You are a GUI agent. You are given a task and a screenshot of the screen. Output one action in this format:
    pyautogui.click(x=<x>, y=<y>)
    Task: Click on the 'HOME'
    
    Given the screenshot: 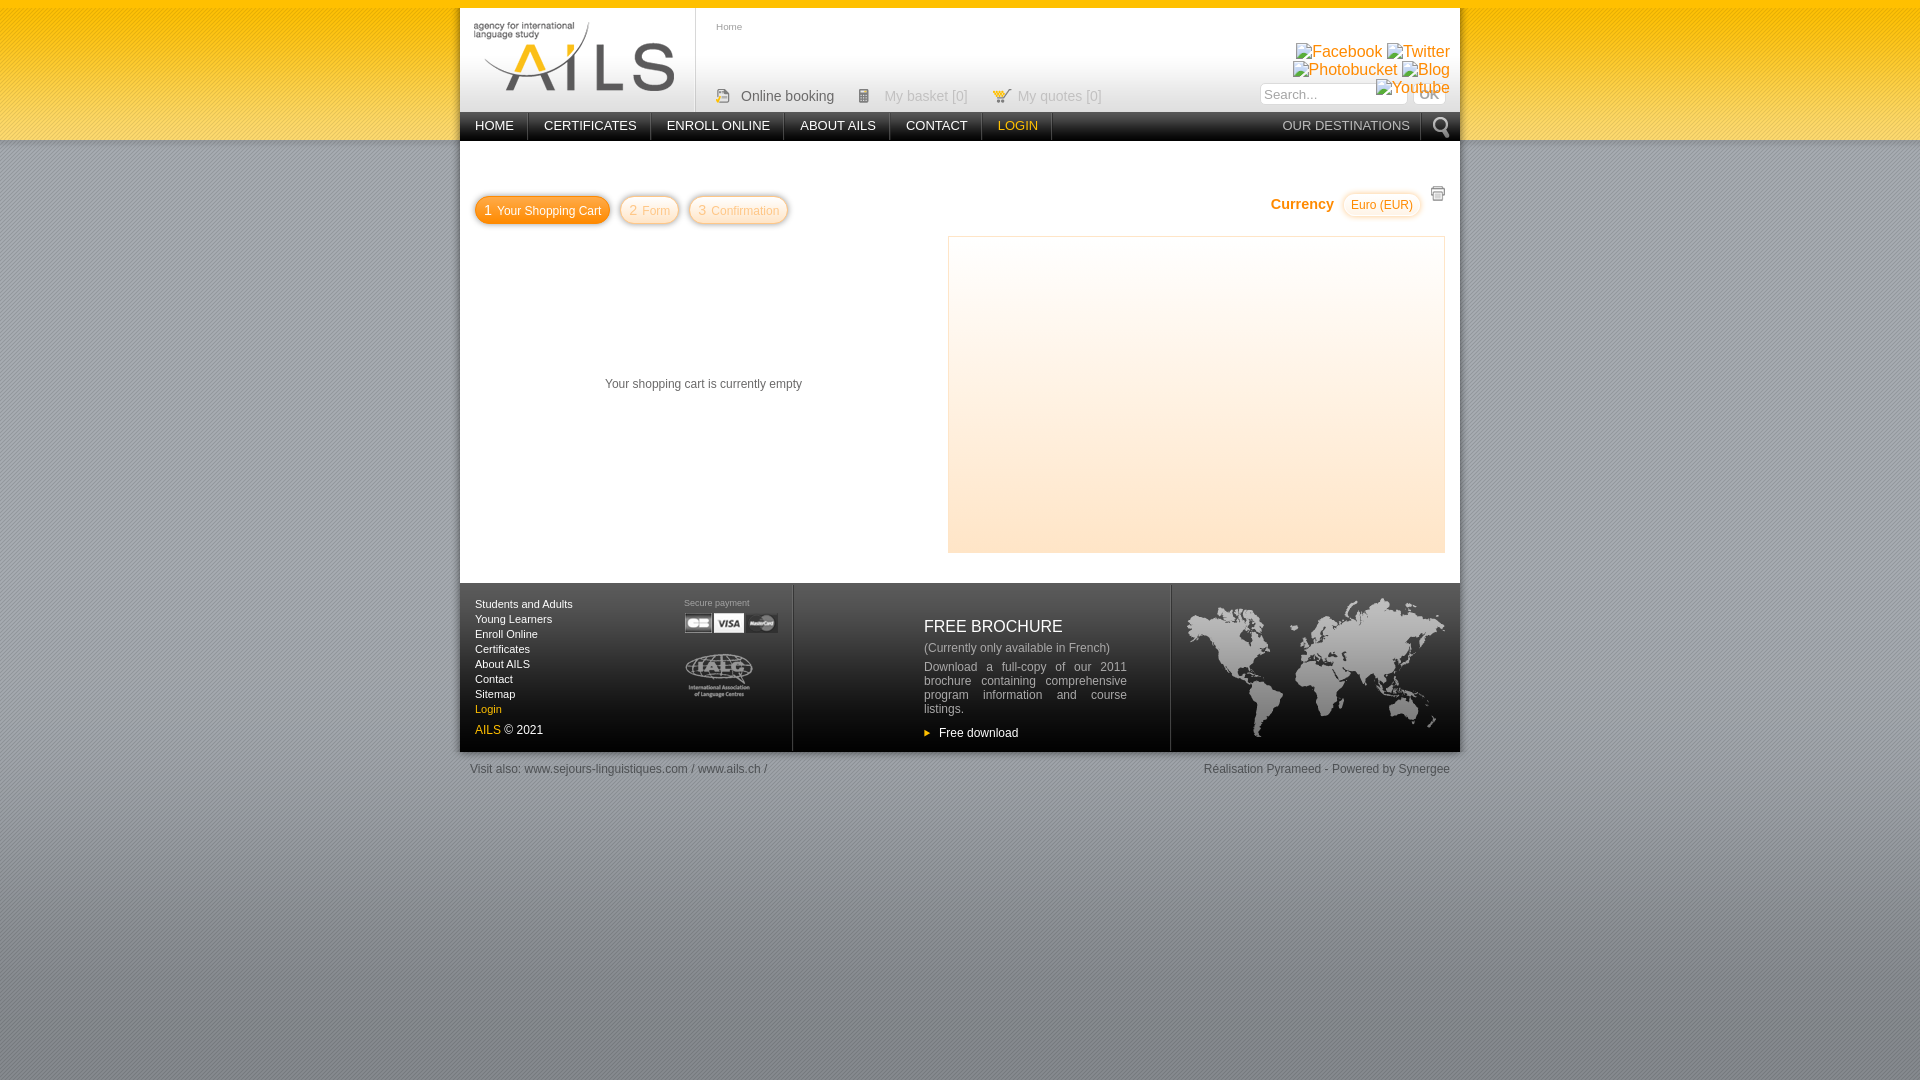 What is the action you would take?
    pyautogui.click(x=494, y=126)
    